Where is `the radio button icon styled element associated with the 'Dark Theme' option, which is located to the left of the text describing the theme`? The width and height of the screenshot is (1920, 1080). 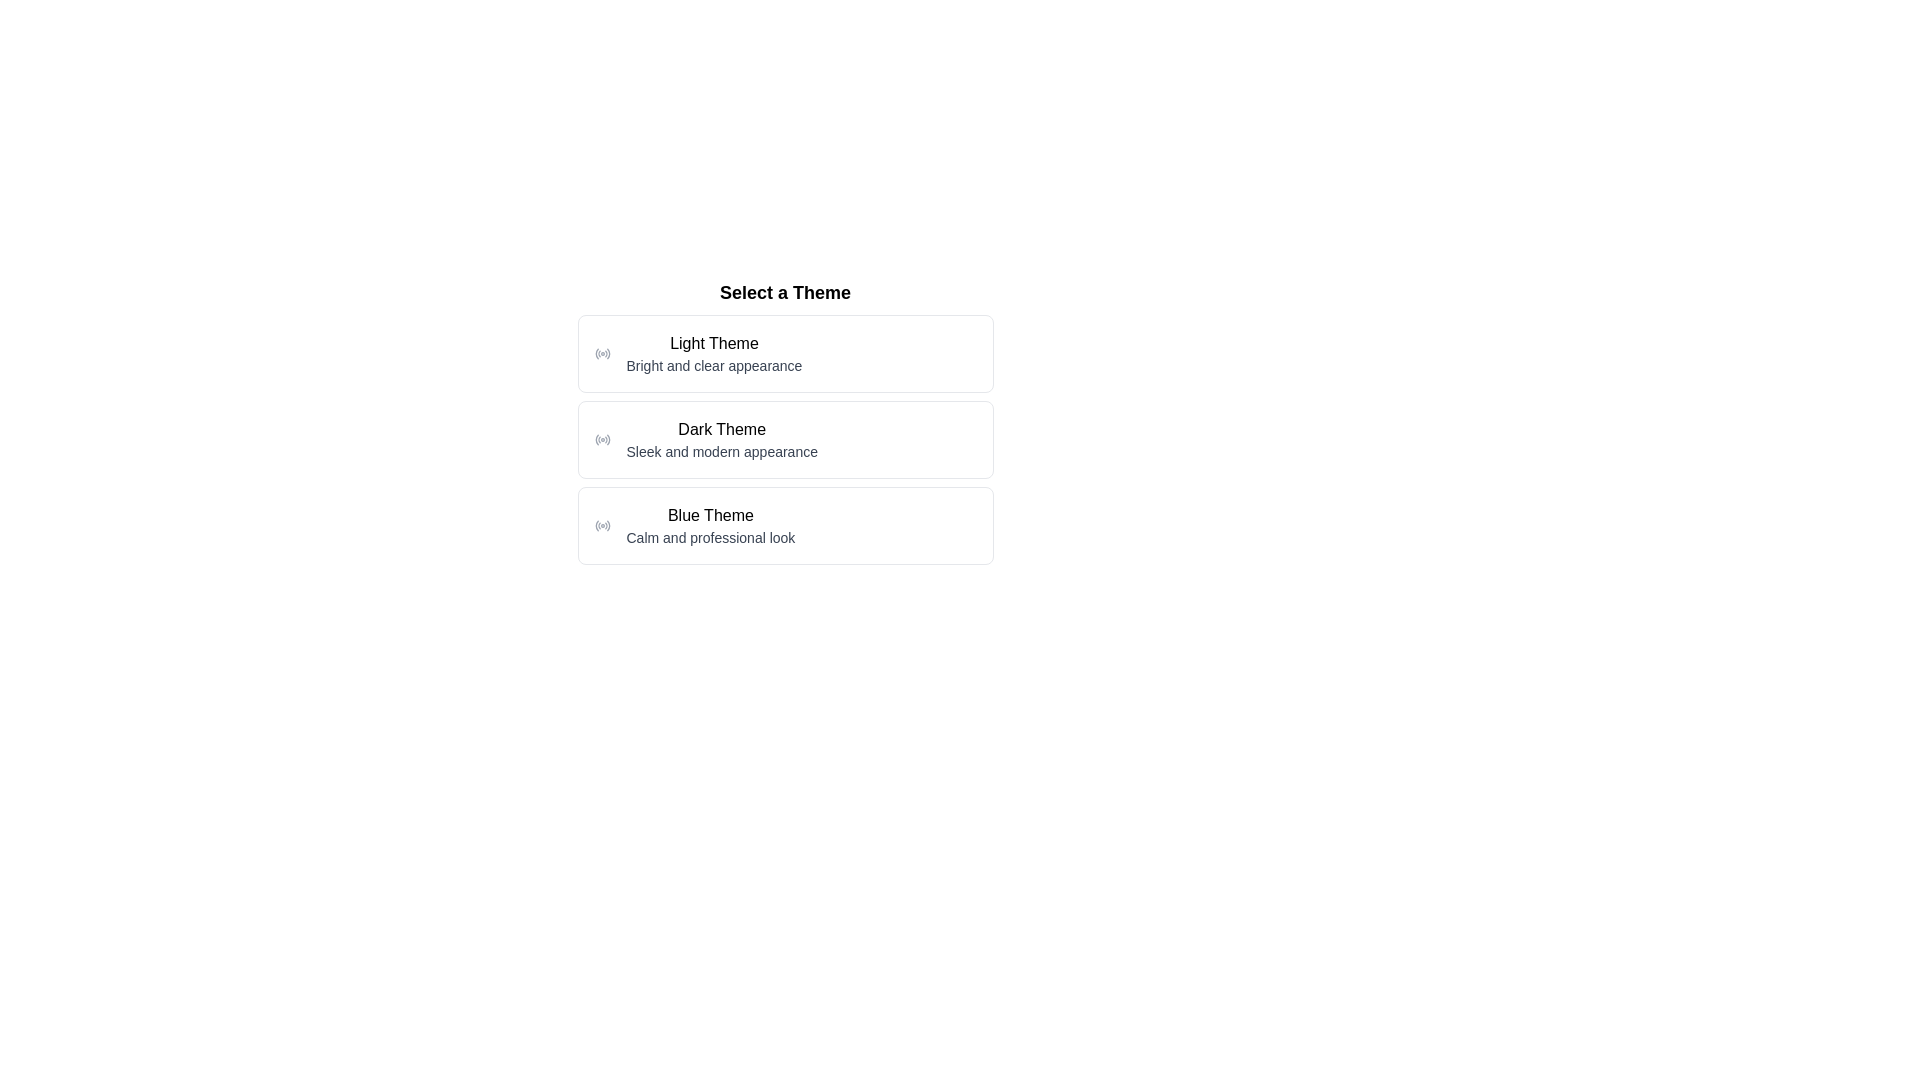
the radio button icon styled element associated with the 'Dark Theme' option, which is located to the left of the text describing the theme is located at coordinates (601, 438).